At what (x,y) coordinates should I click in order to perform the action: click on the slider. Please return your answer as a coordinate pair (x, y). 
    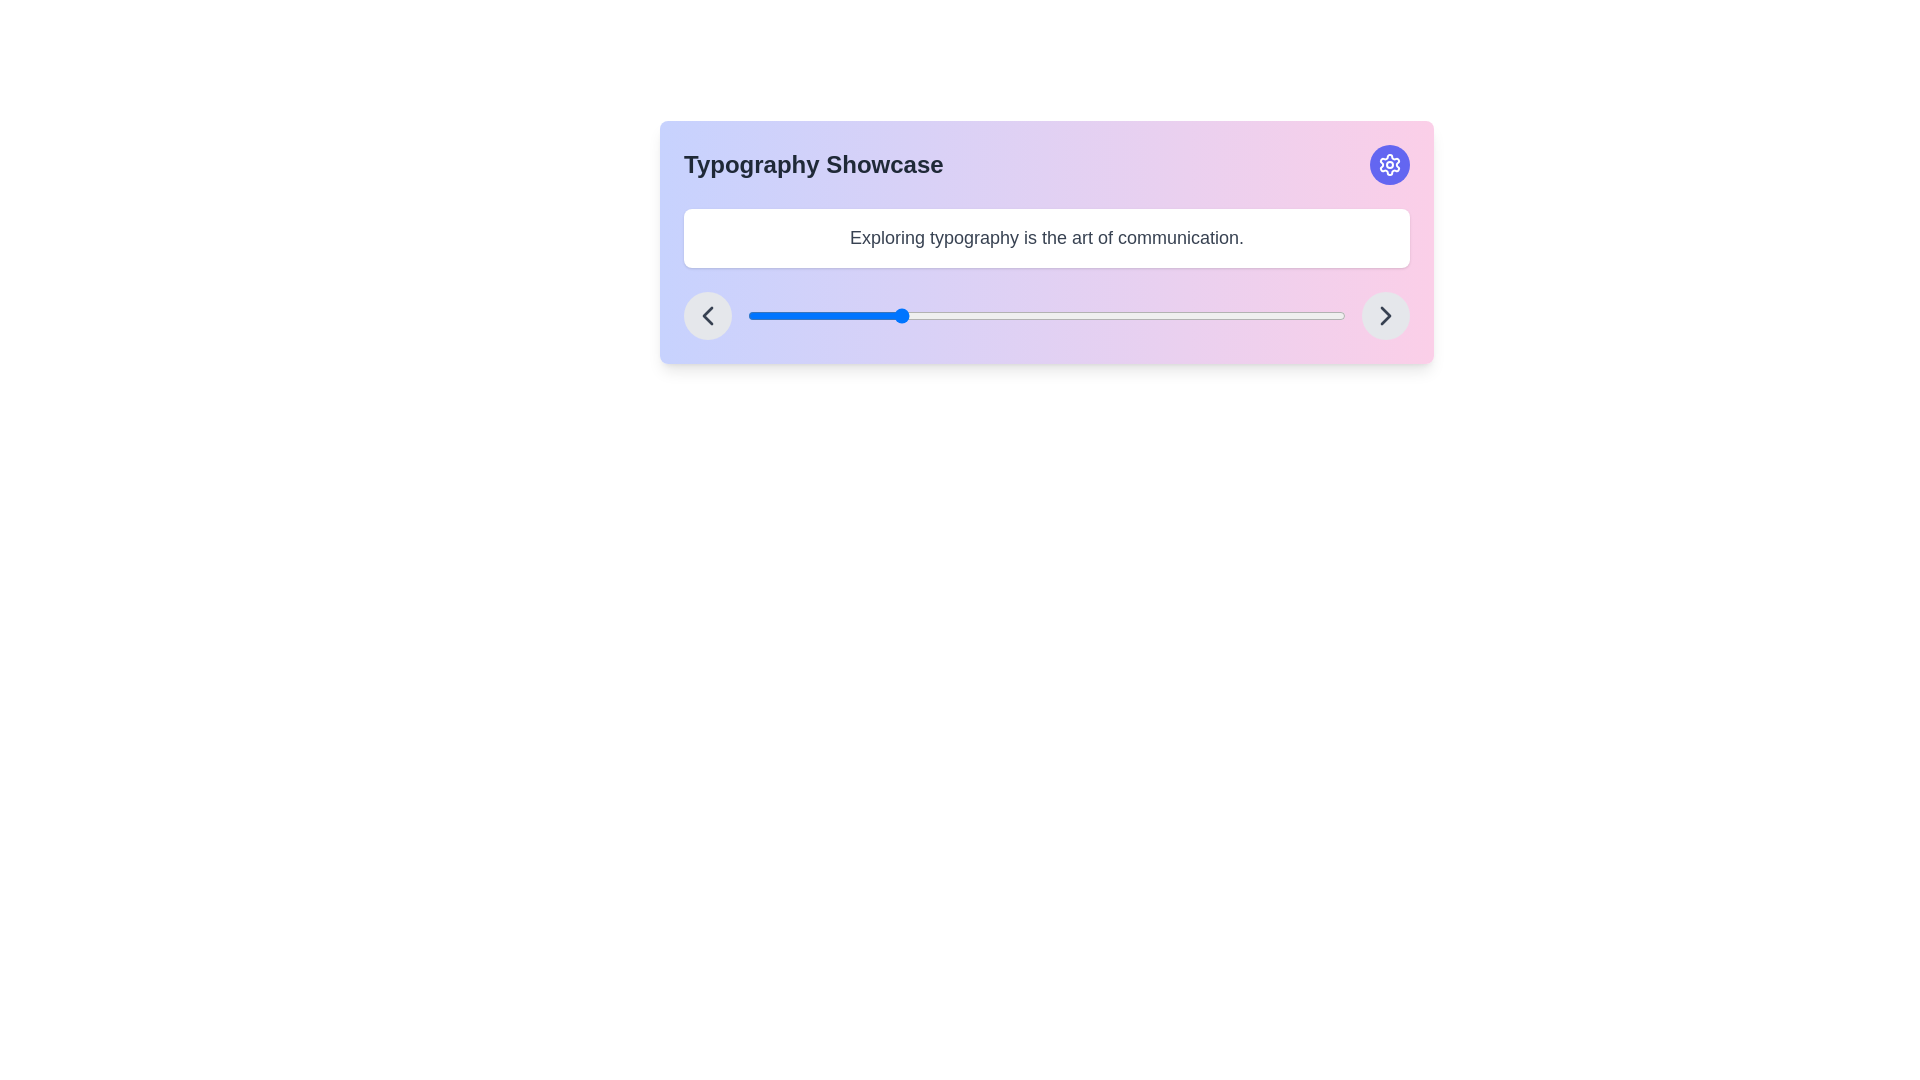
    Looking at the image, I should click on (771, 315).